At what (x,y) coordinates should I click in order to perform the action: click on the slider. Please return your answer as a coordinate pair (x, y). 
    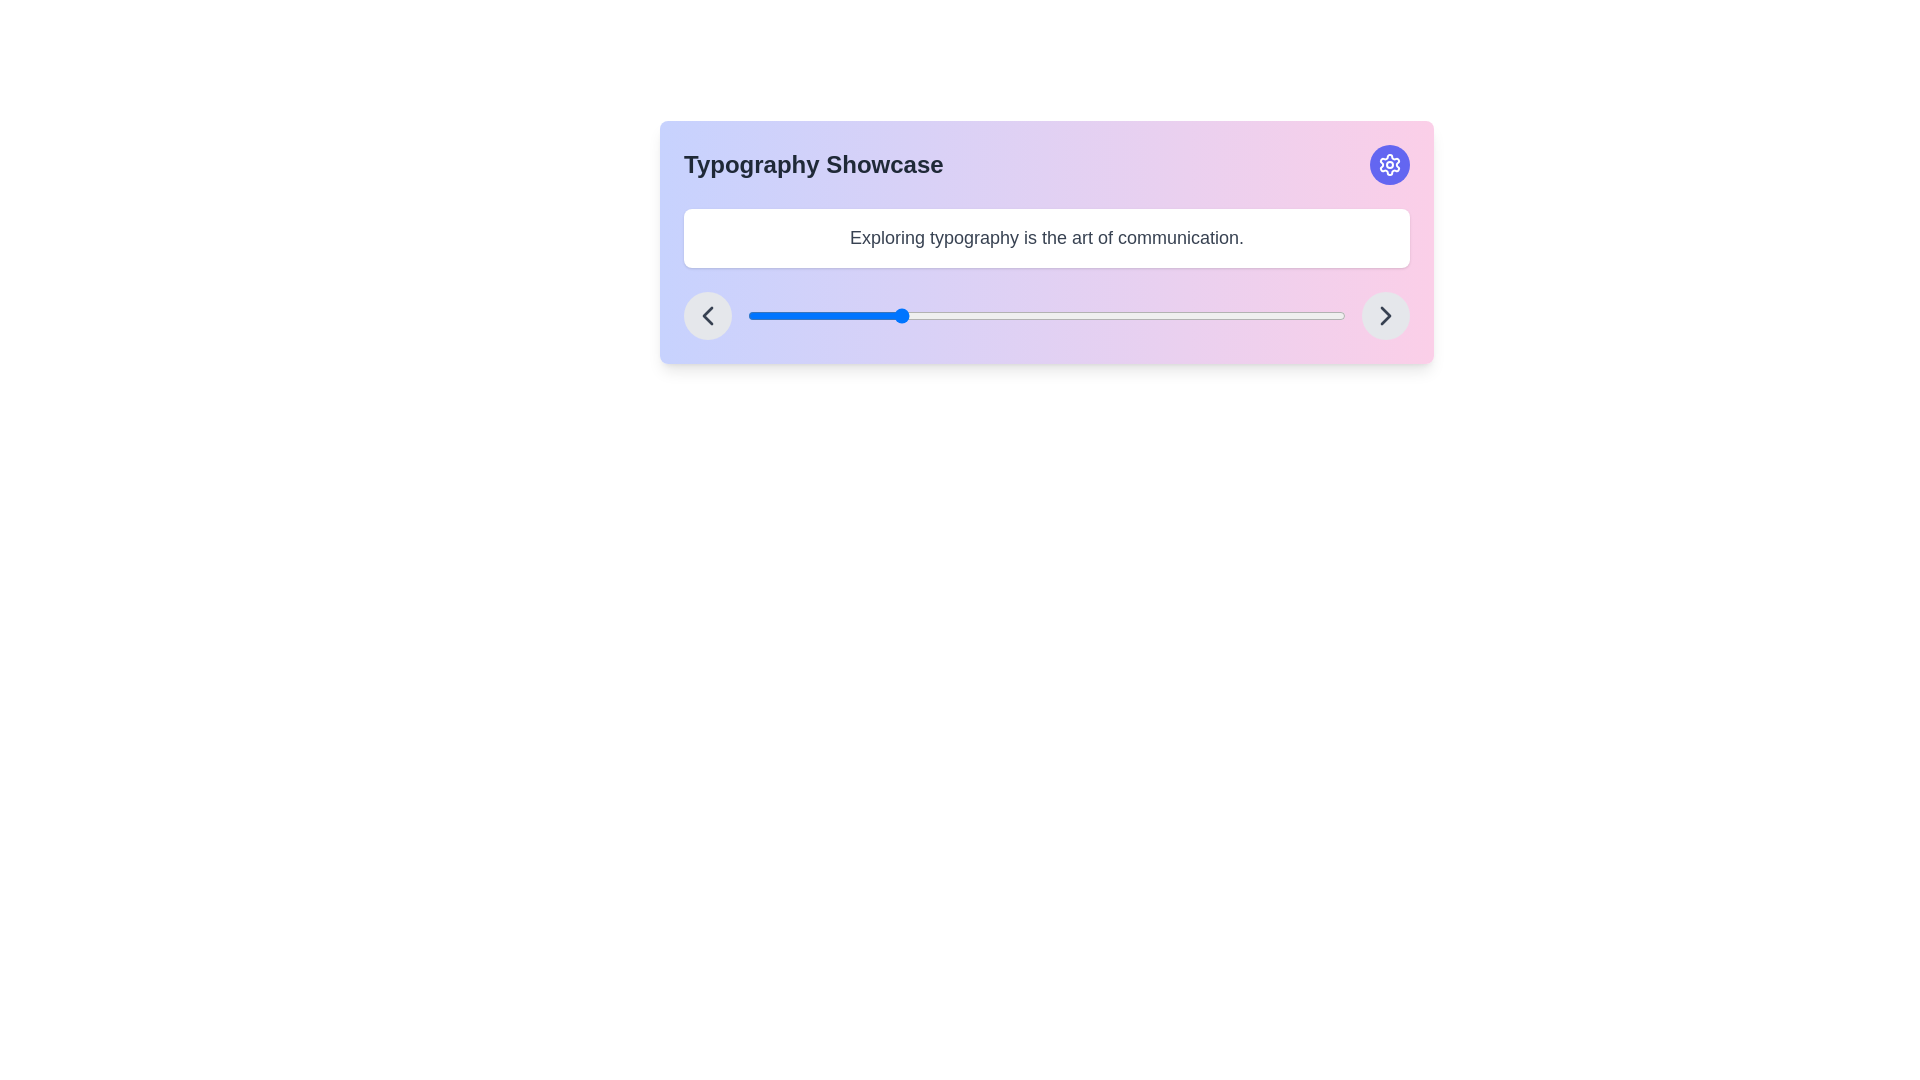
    Looking at the image, I should click on (771, 315).